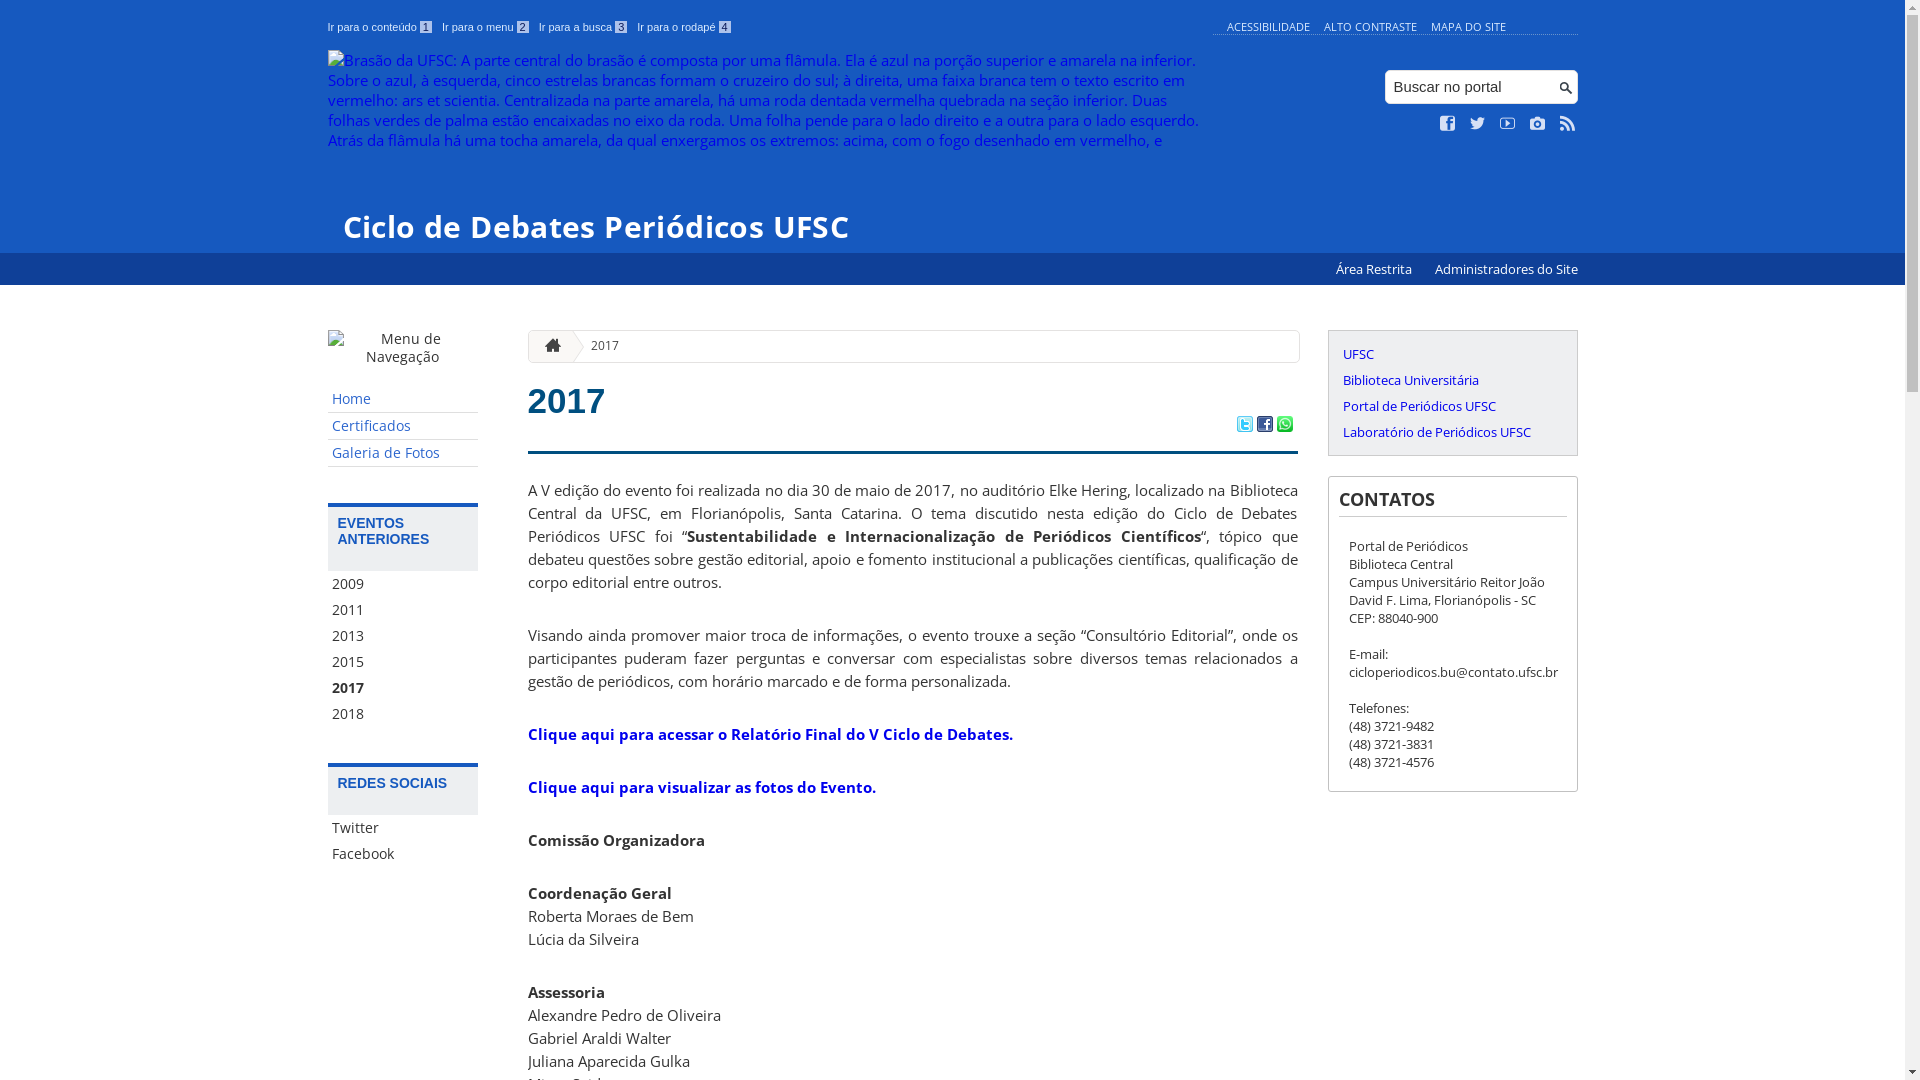 Image resolution: width=1920 pixels, height=1080 pixels. What do you see at coordinates (402, 662) in the screenshot?
I see `'2015'` at bounding box center [402, 662].